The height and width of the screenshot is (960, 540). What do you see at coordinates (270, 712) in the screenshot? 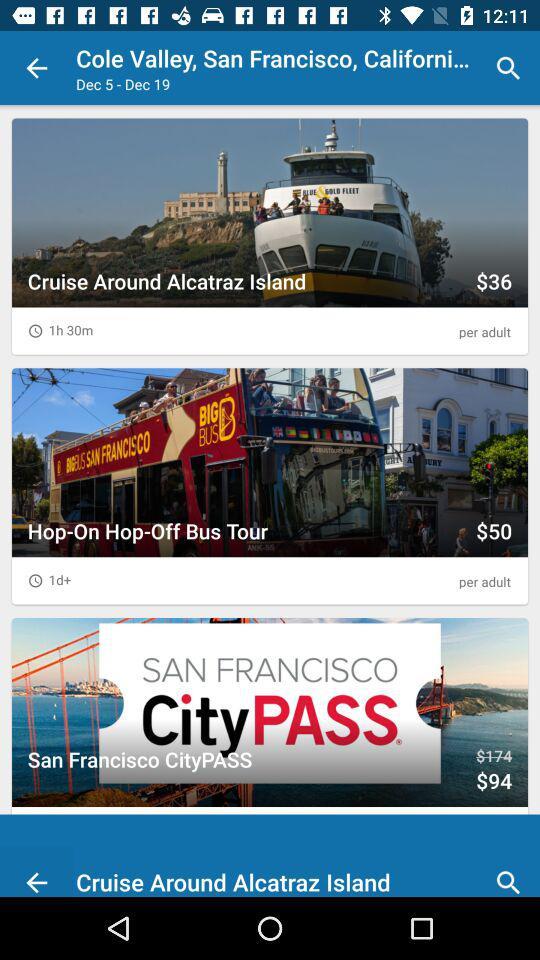
I see `the third thumbnail` at bounding box center [270, 712].